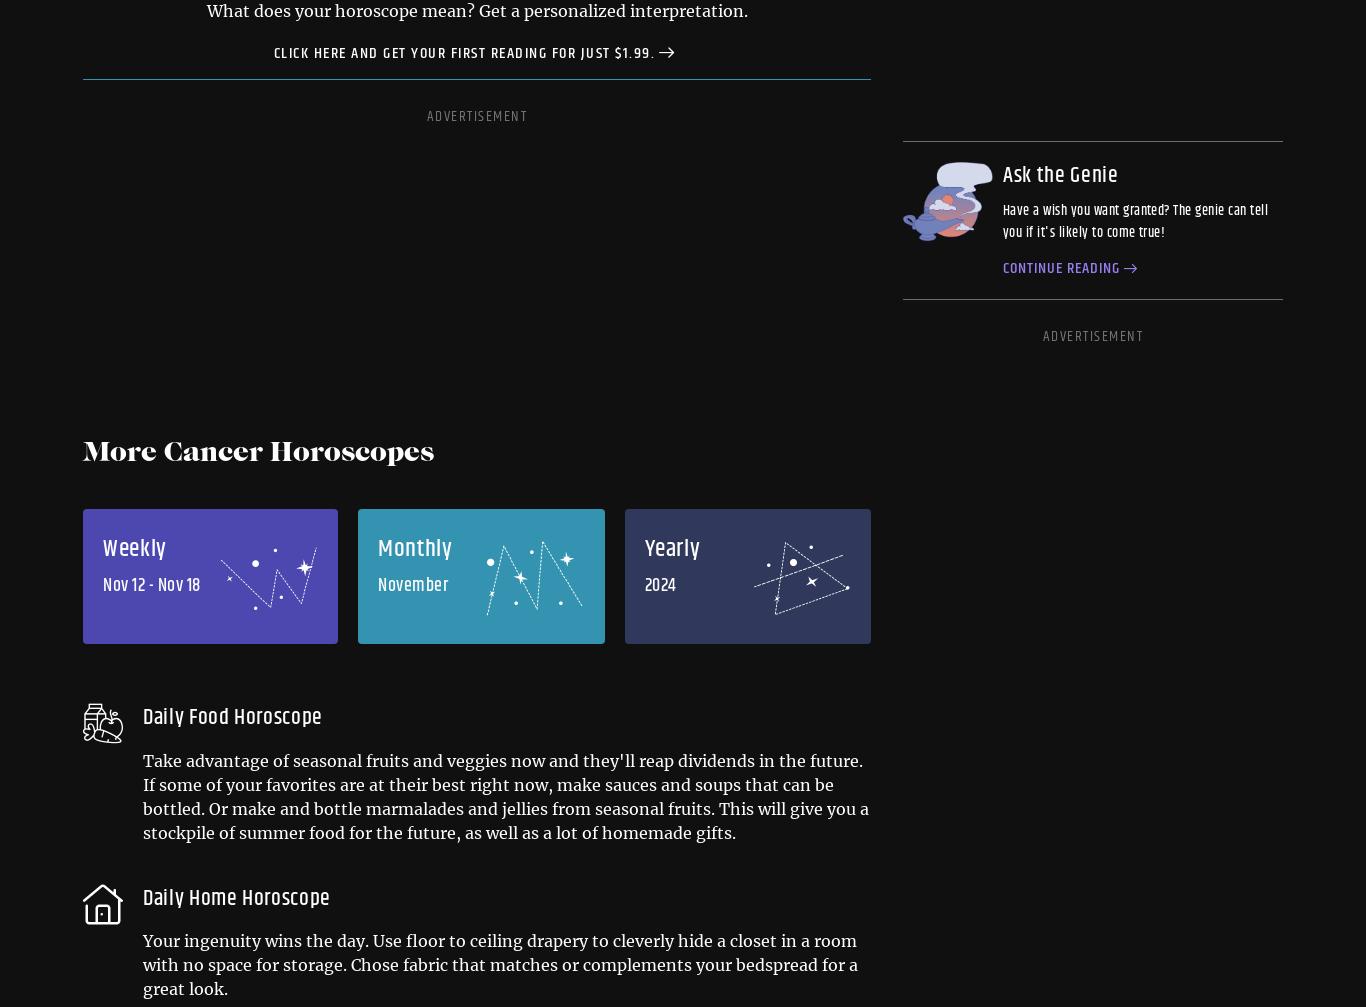 The image size is (1366, 1007). What do you see at coordinates (464, 52) in the screenshot?
I see `'Click here and get your first reading for just $1.99.'` at bounding box center [464, 52].